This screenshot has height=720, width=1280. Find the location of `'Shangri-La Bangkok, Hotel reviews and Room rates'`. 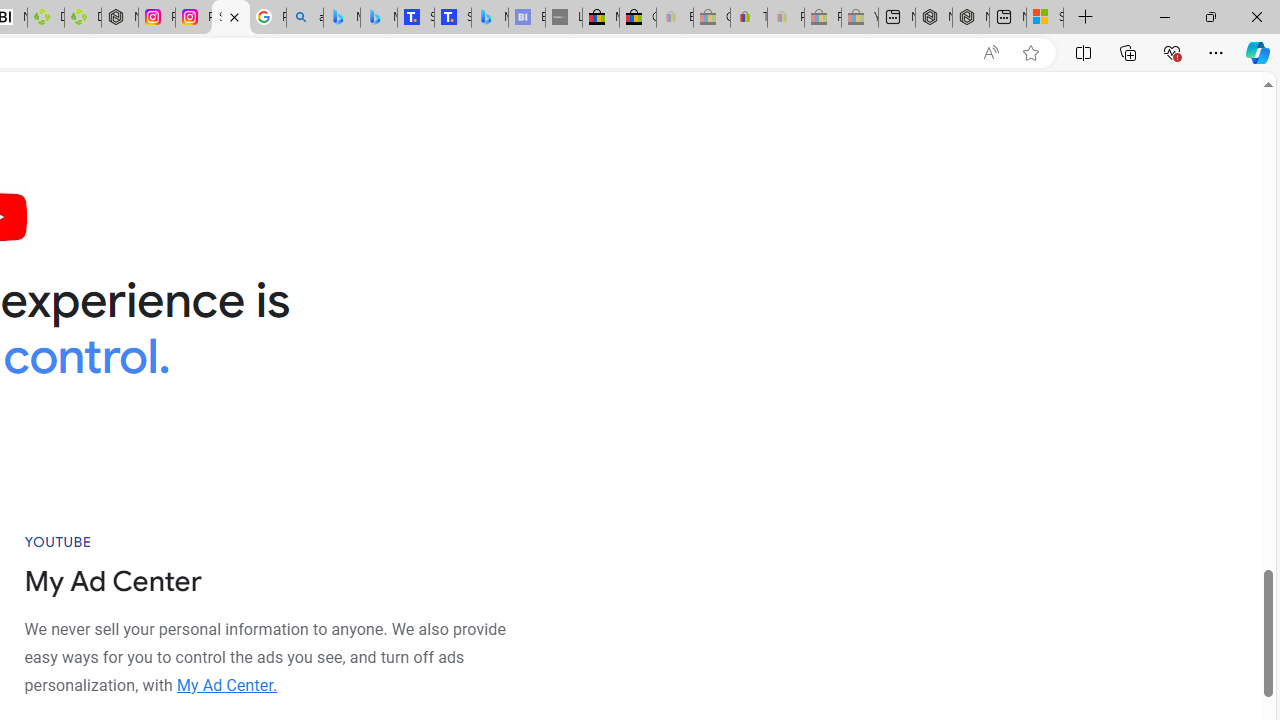

'Shangri-La Bangkok, Hotel reviews and Room rates' is located at coordinates (452, 17).